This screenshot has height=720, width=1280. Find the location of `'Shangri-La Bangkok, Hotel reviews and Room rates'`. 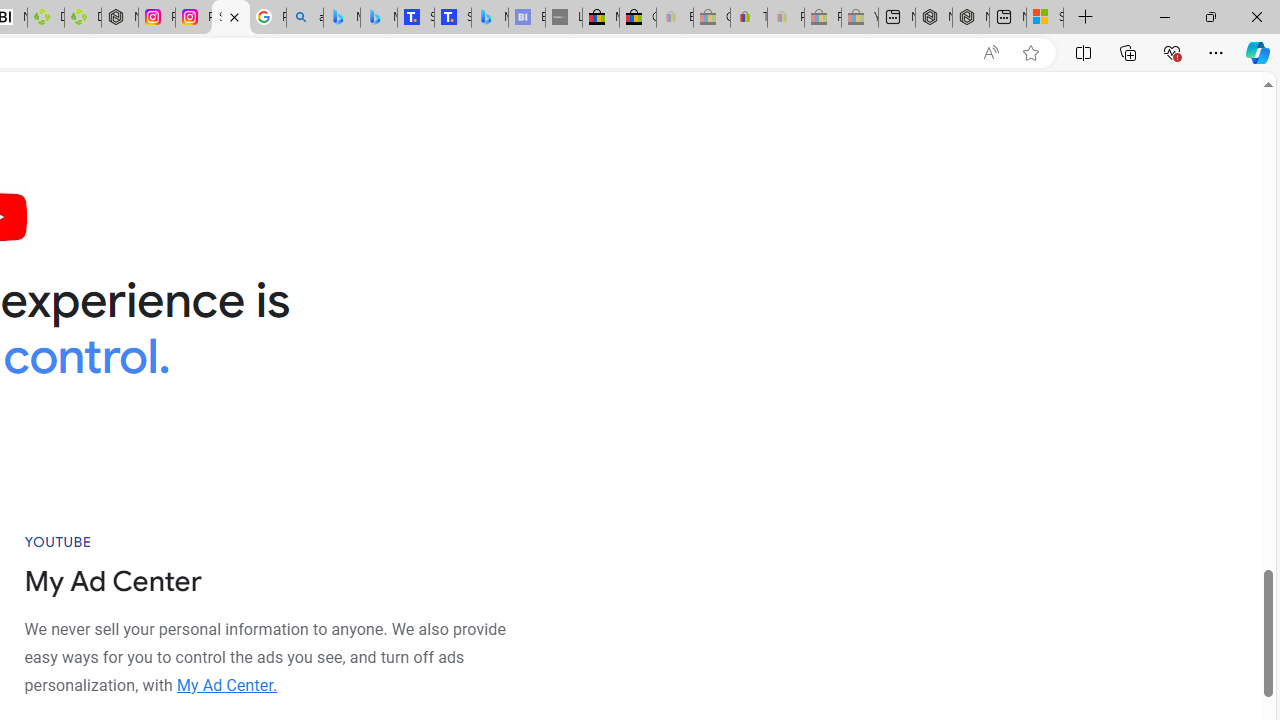

'Shangri-La Bangkok, Hotel reviews and Room rates' is located at coordinates (452, 17).